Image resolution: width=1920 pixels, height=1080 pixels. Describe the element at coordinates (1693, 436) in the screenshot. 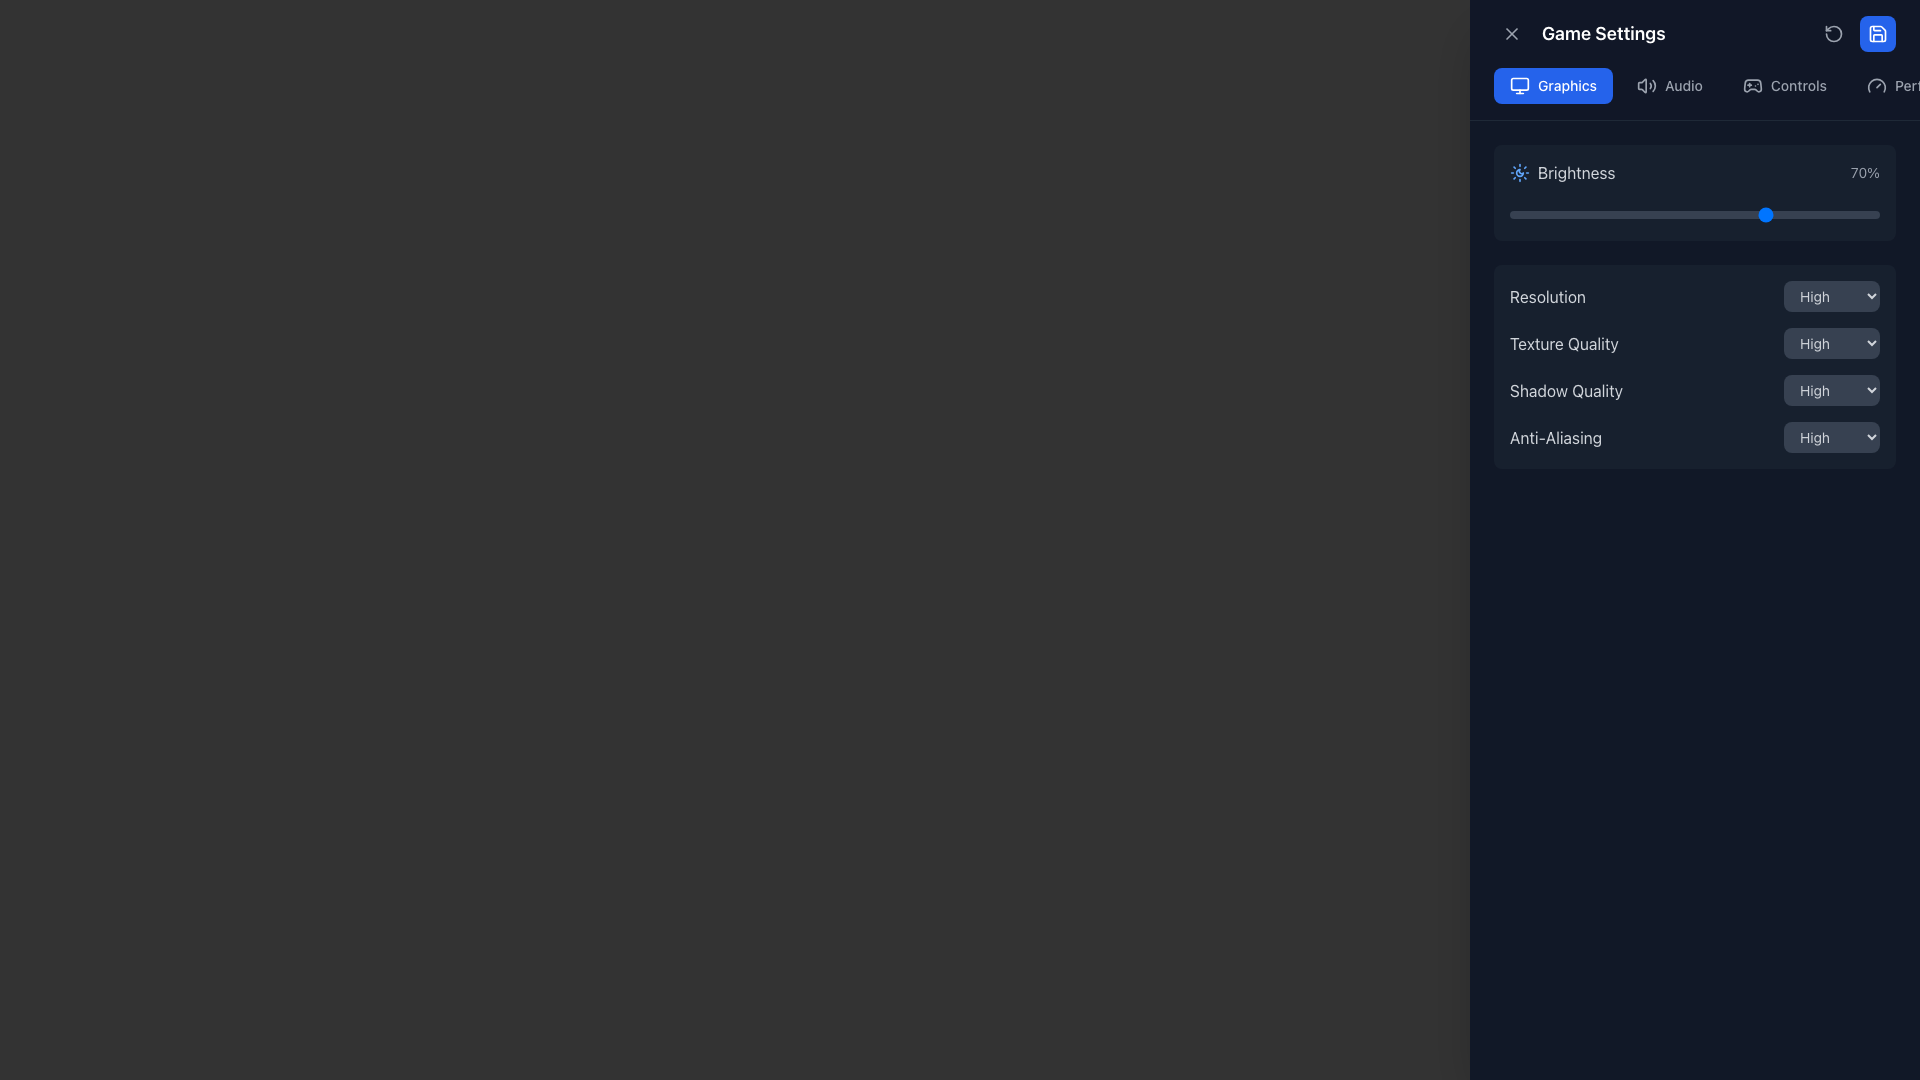

I see `a specific anti-aliasing level from the dropdown menu located in the bottom section of the settings panel, which is the fourth entry after 'Resolution', 'Texture Quality', and 'Shadow Quality'` at that location.